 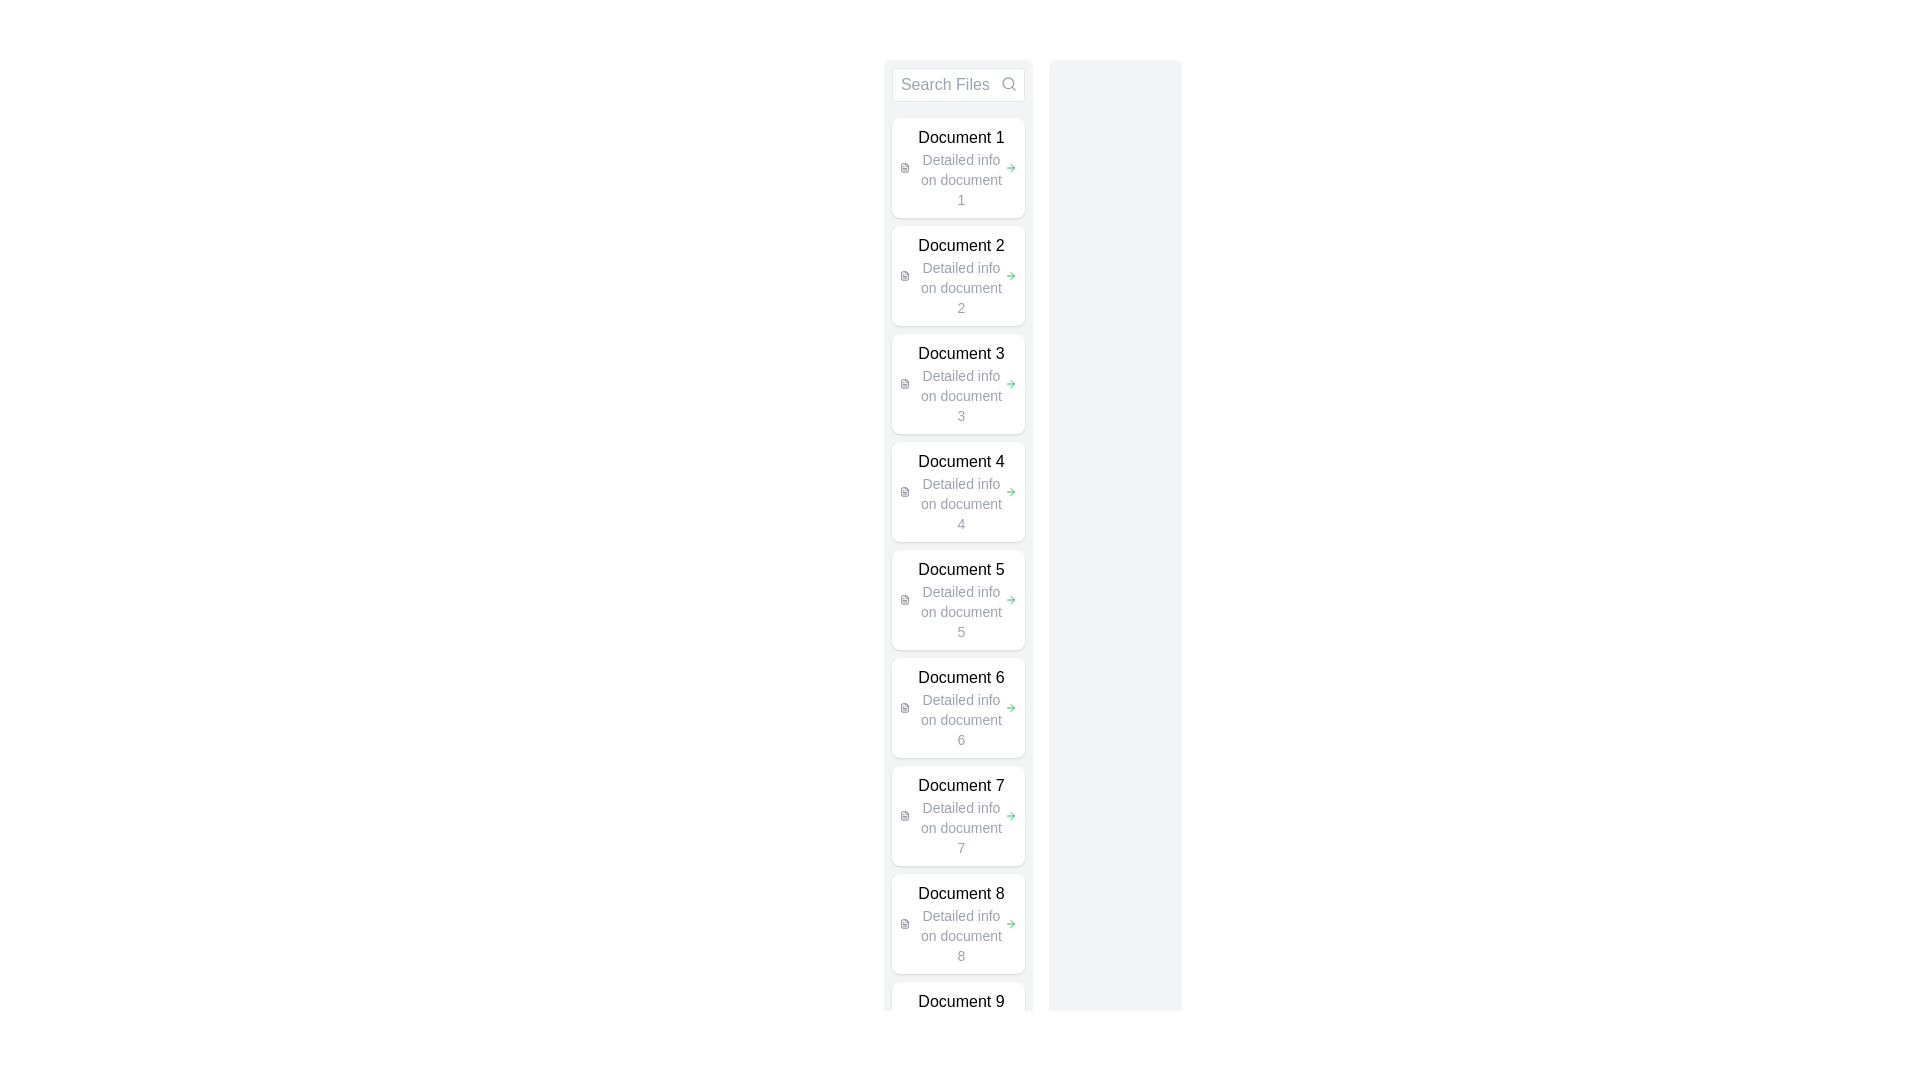 What do you see at coordinates (1011, 599) in the screenshot?
I see `the rightward-pointing green arrow icon located next to the 'Detailed info on document 5' text in the fifth card of the vertical list` at bounding box center [1011, 599].